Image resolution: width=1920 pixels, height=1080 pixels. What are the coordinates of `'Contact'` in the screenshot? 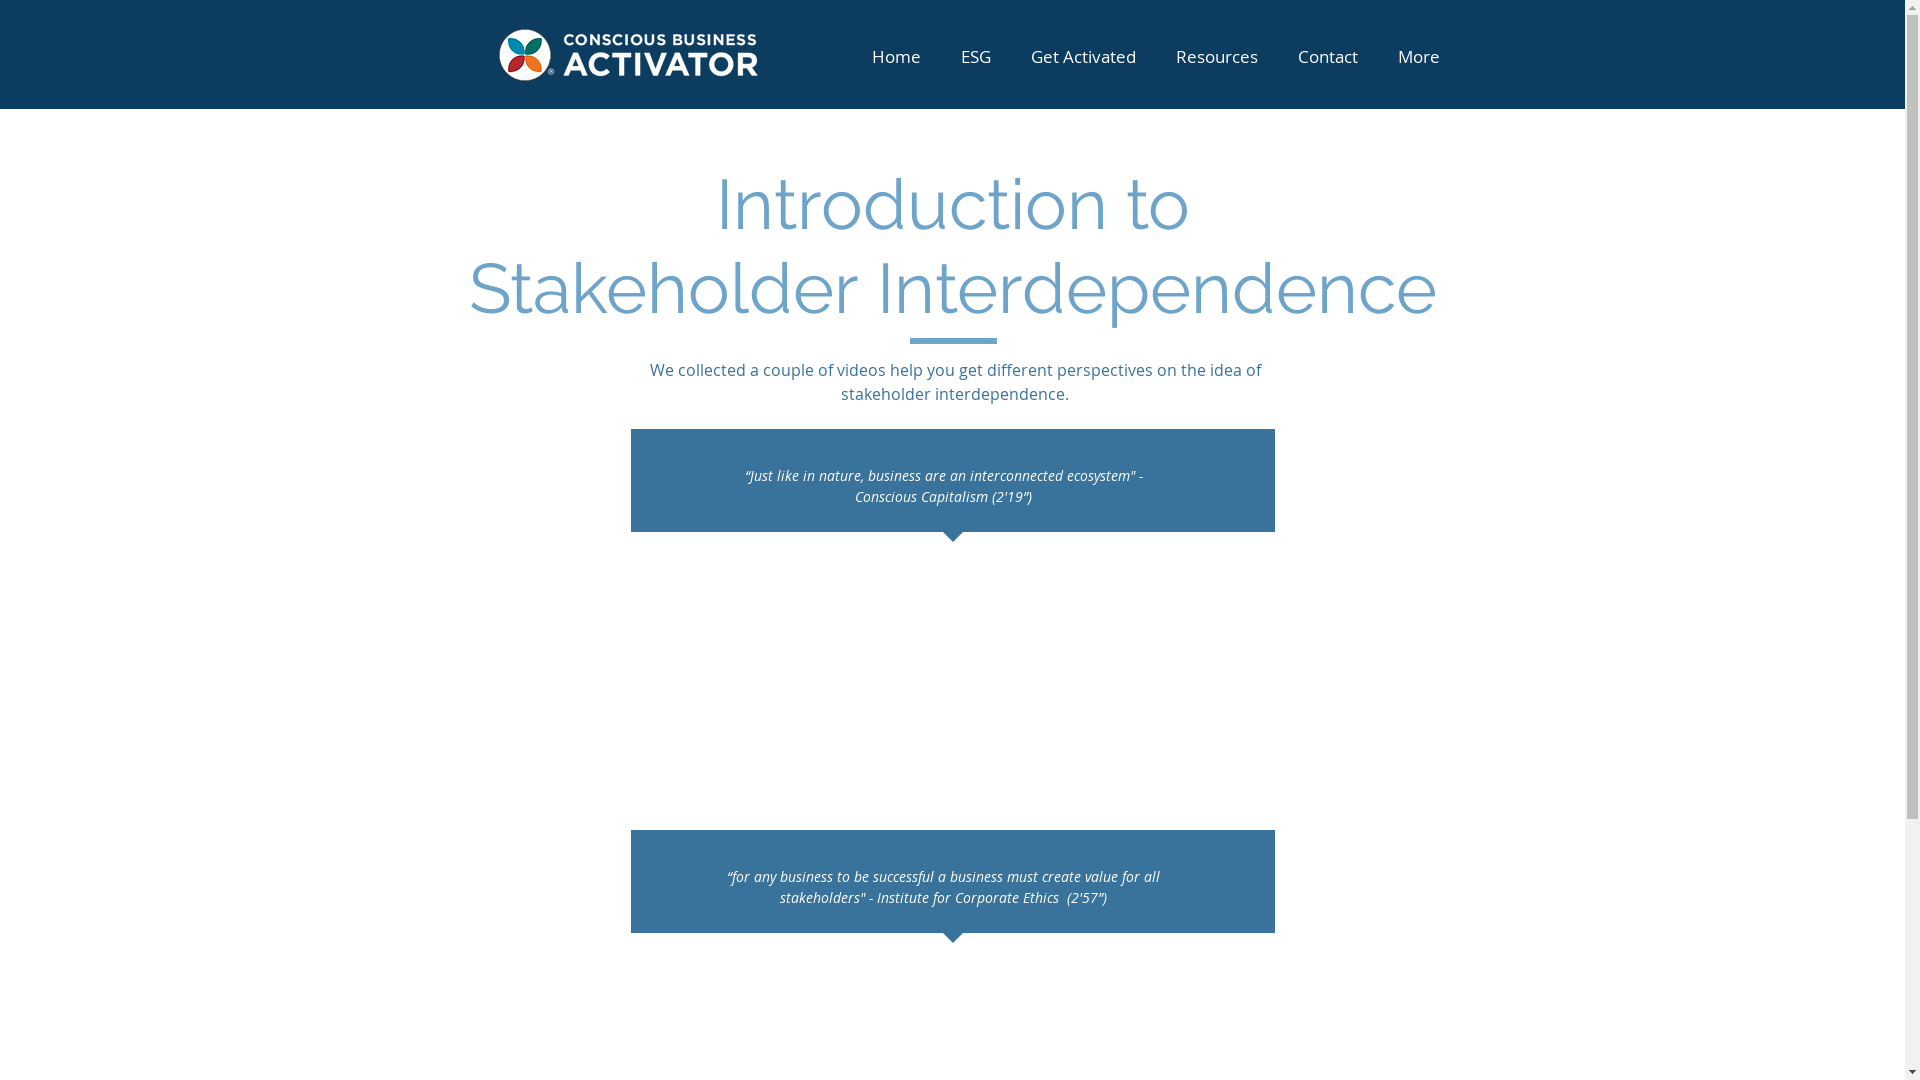 It's located at (1328, 55).